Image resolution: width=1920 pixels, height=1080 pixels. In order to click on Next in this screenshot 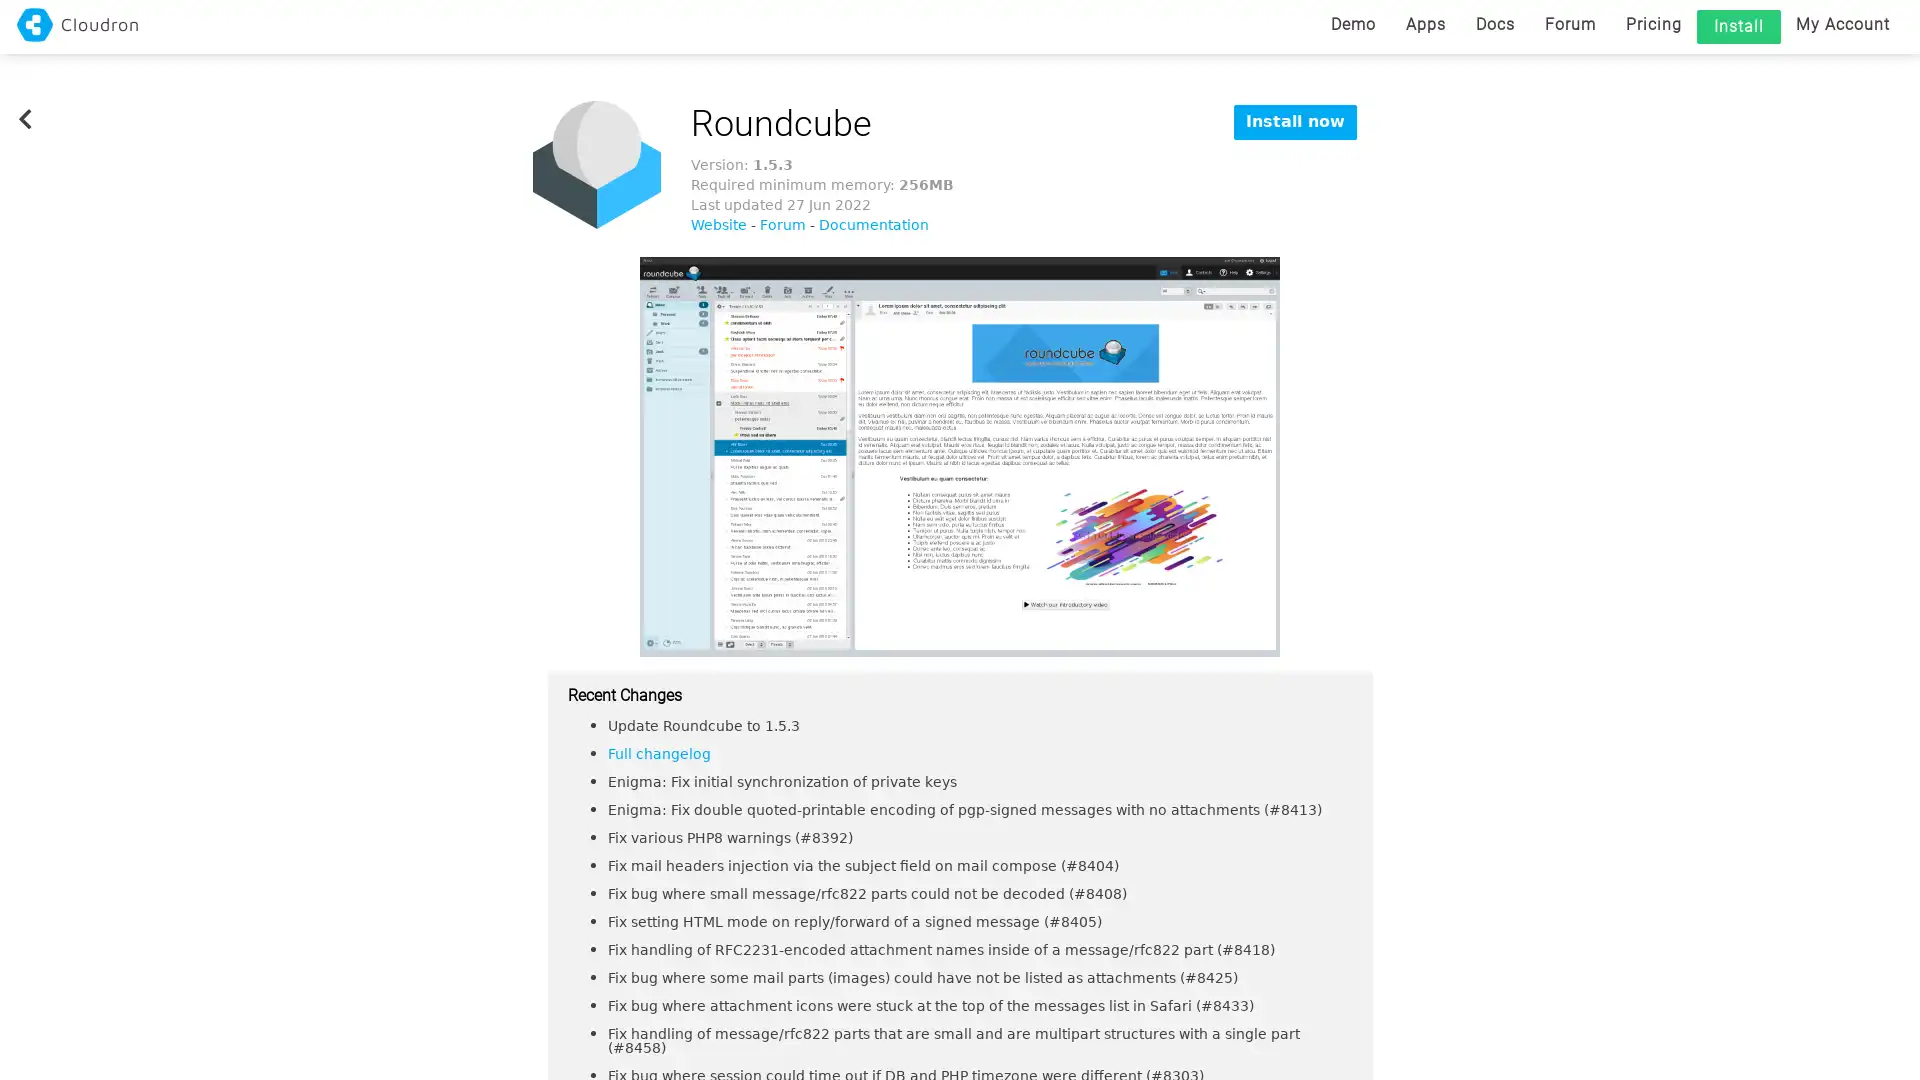, I will do `click(1373, 456)`.